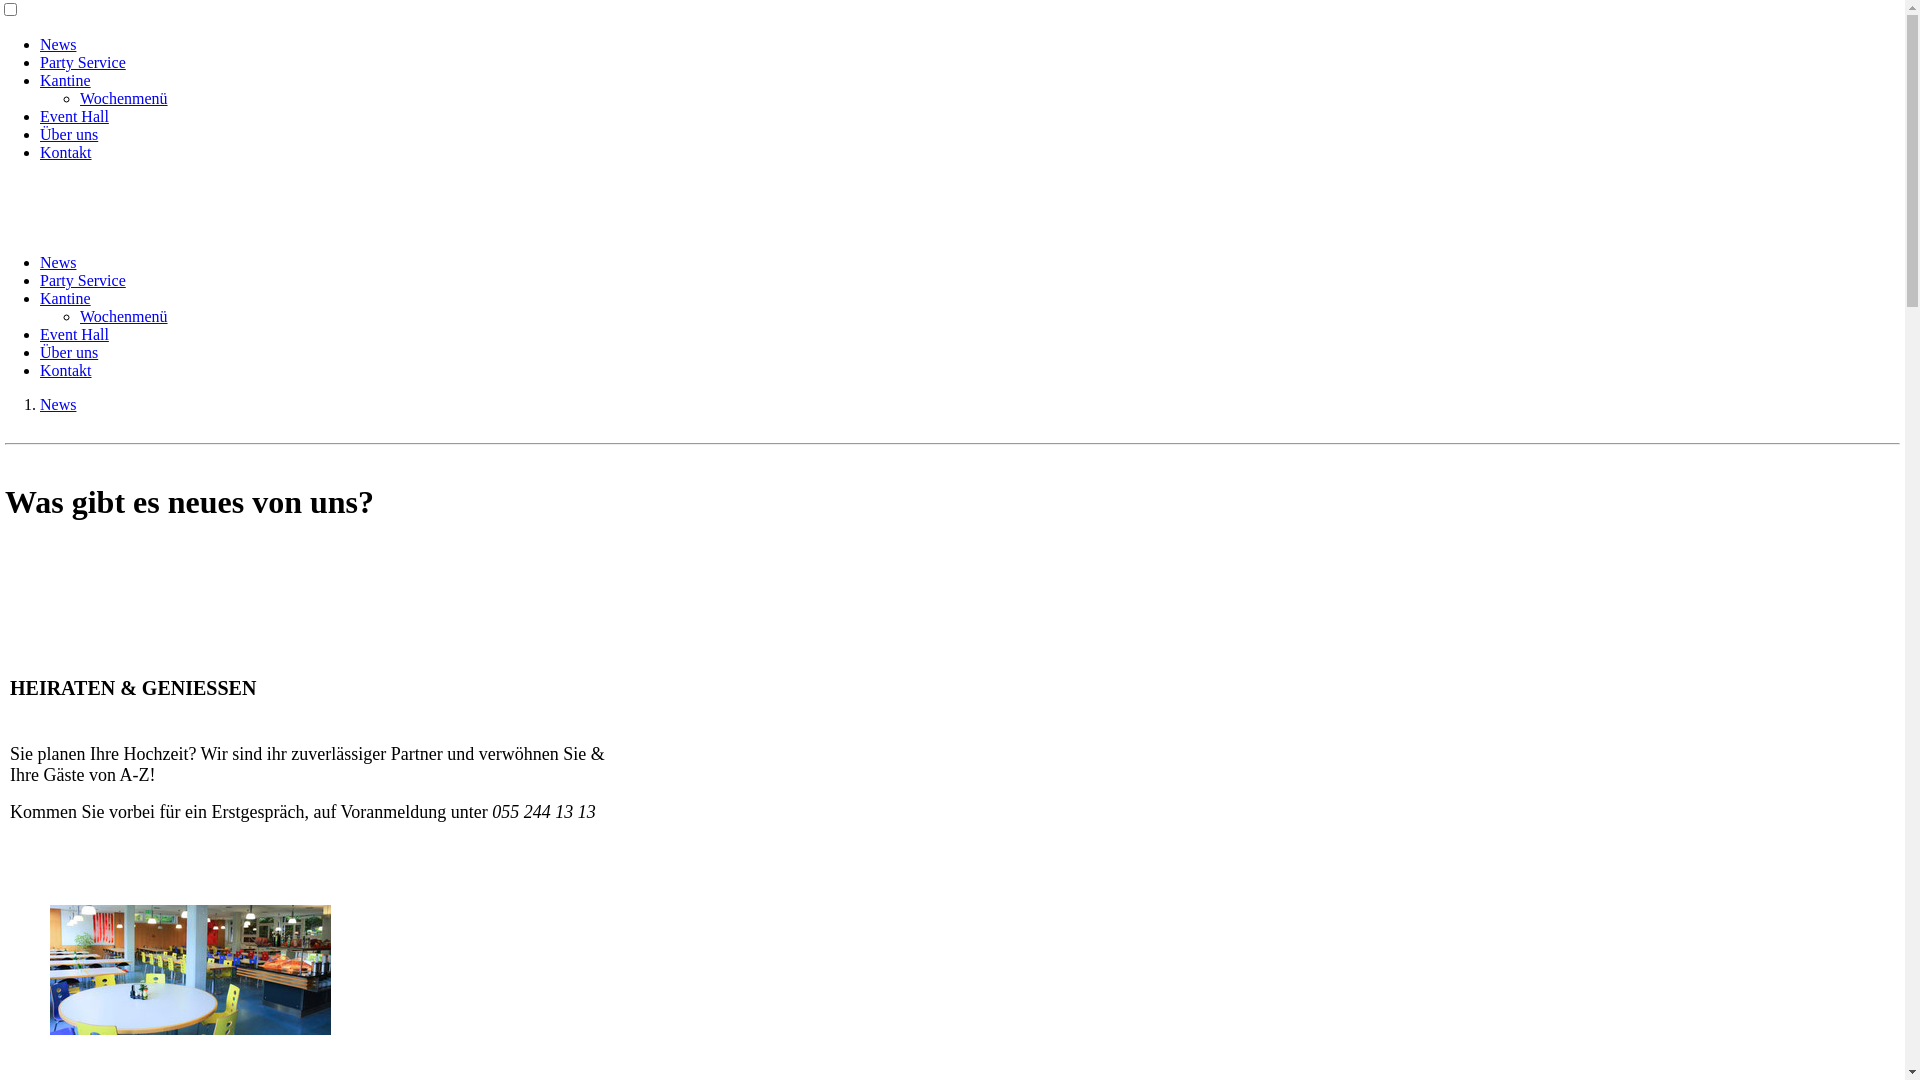 This screenshot has width=1920, height=1080. I want to click on 'News', so click(57, 404).